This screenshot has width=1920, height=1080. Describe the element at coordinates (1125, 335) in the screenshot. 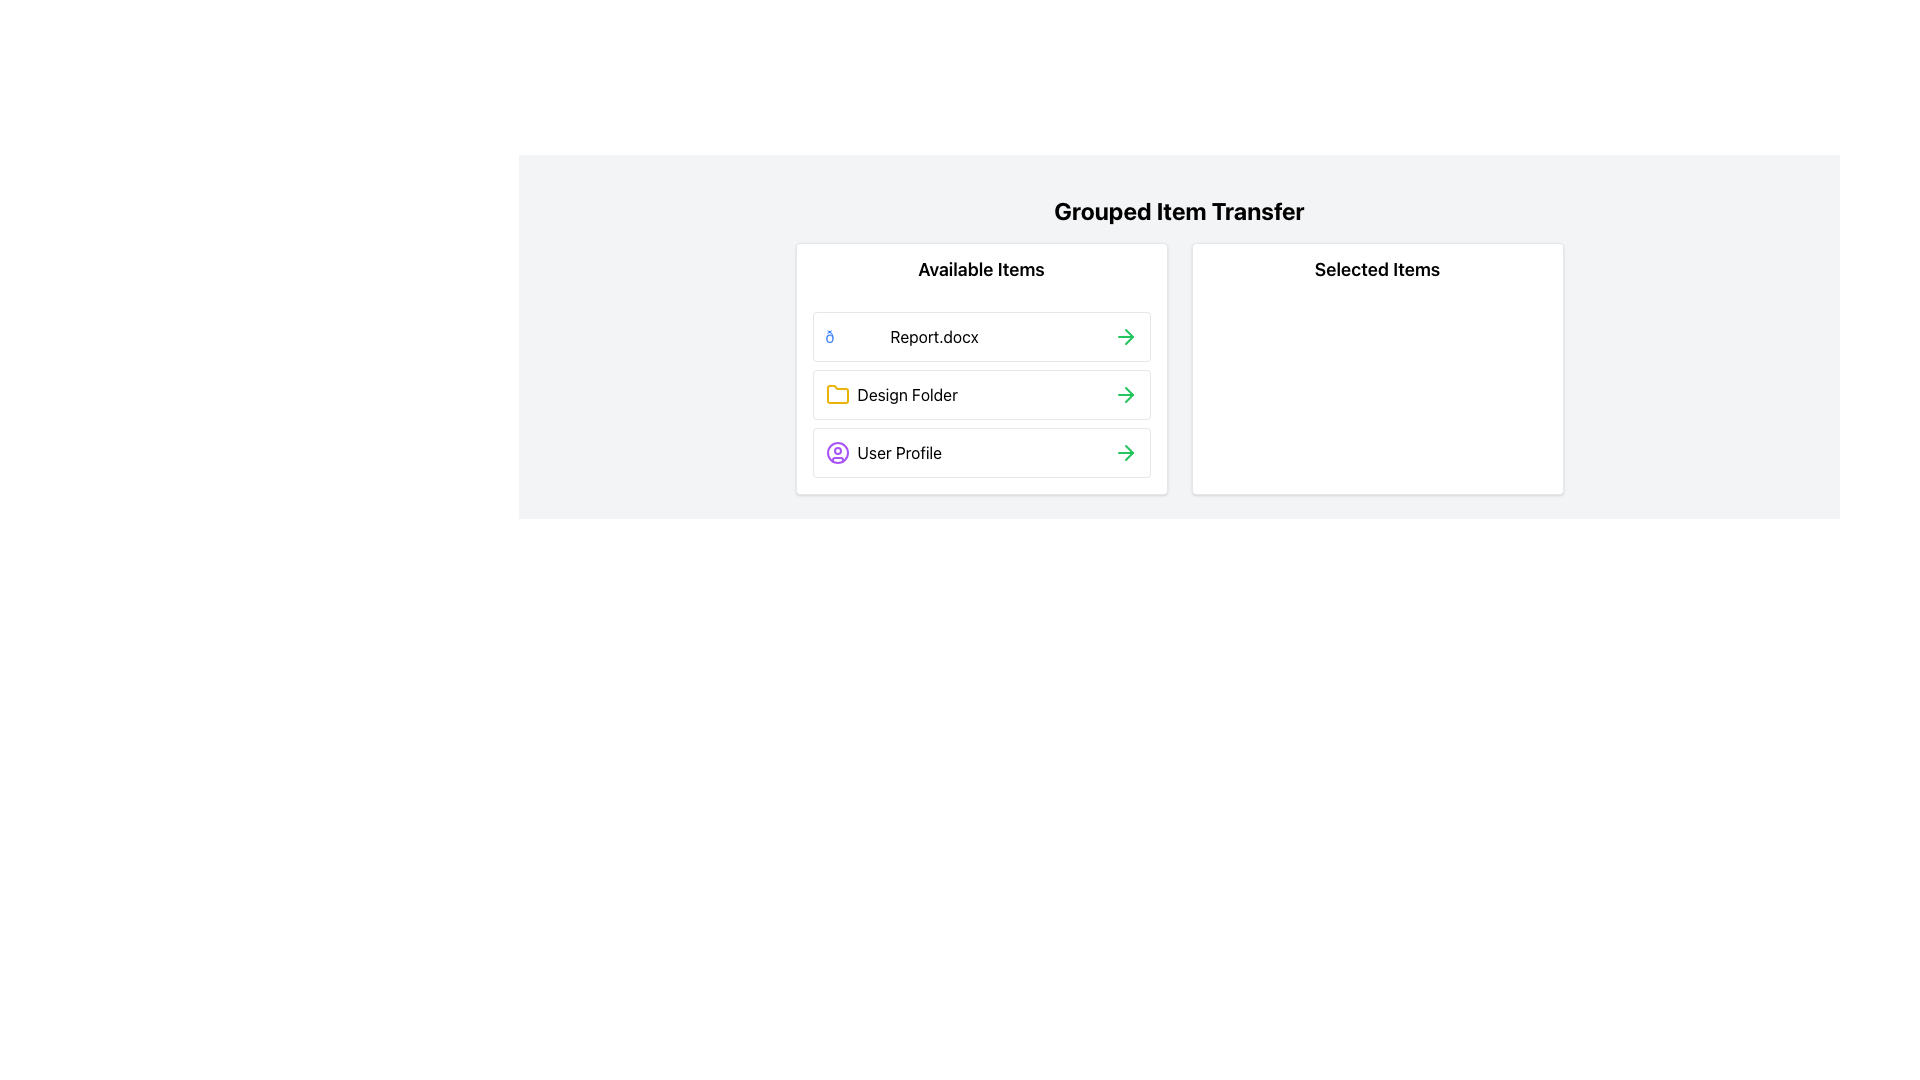

I see `the interactive green arrow icon located to the right of 'Report.docx'` at that location.